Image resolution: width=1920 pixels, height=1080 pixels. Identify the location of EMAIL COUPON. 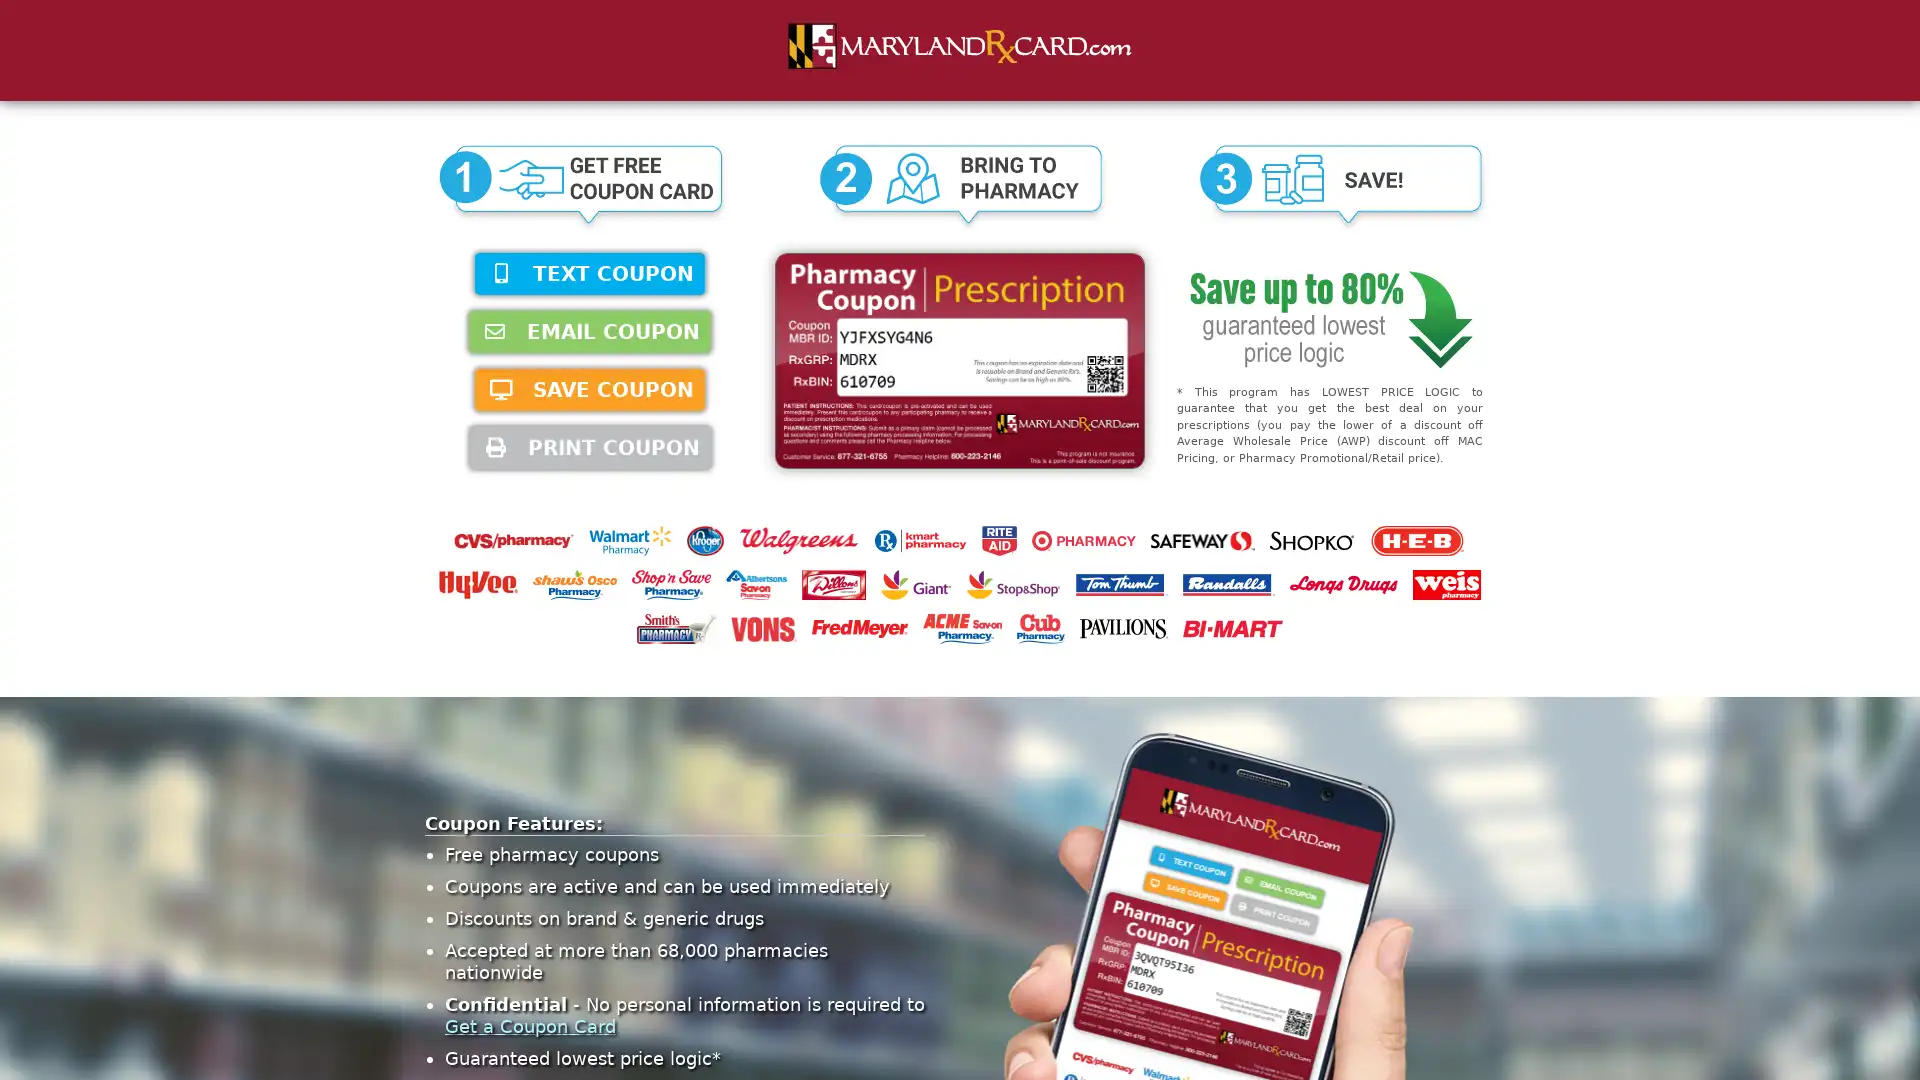
(589, 330).